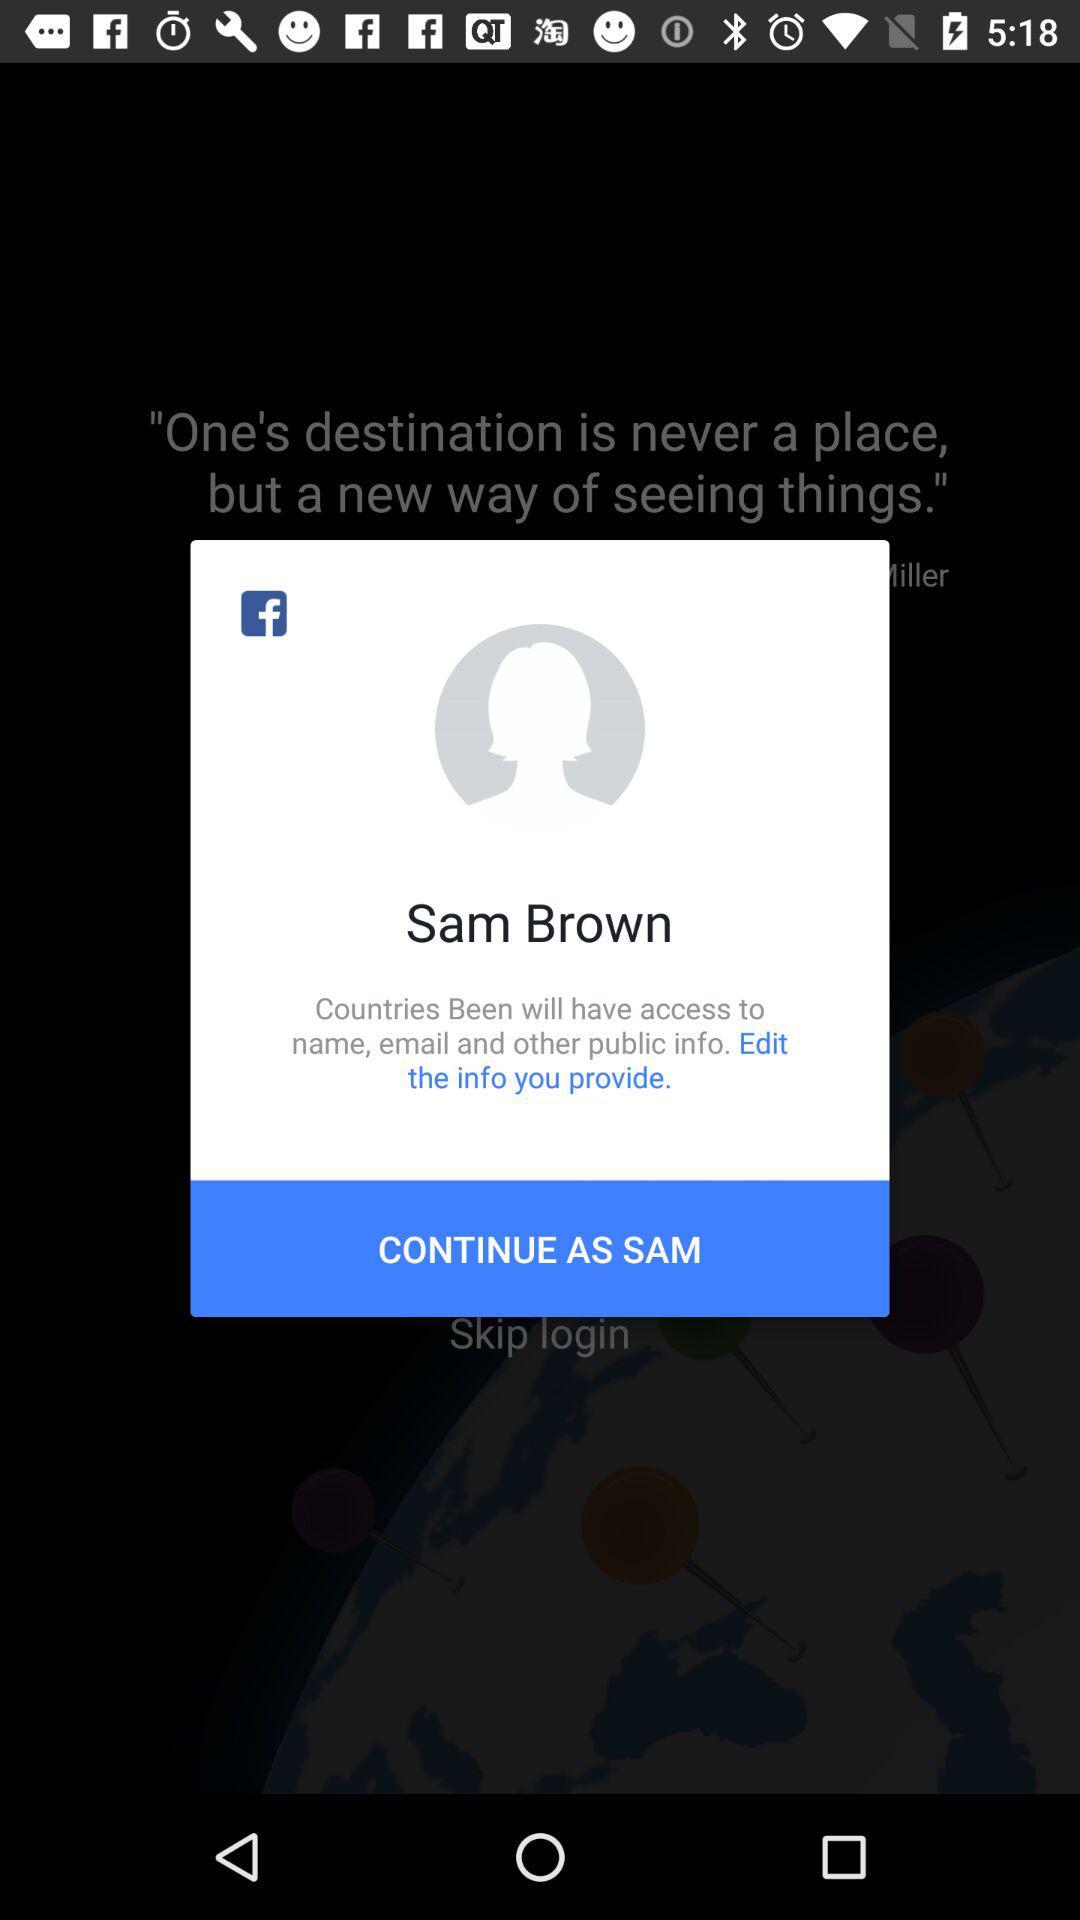 The width and height of the screenshot is (1080, 1920). I want to click on the icon below sam brown, so click(540, 1041).